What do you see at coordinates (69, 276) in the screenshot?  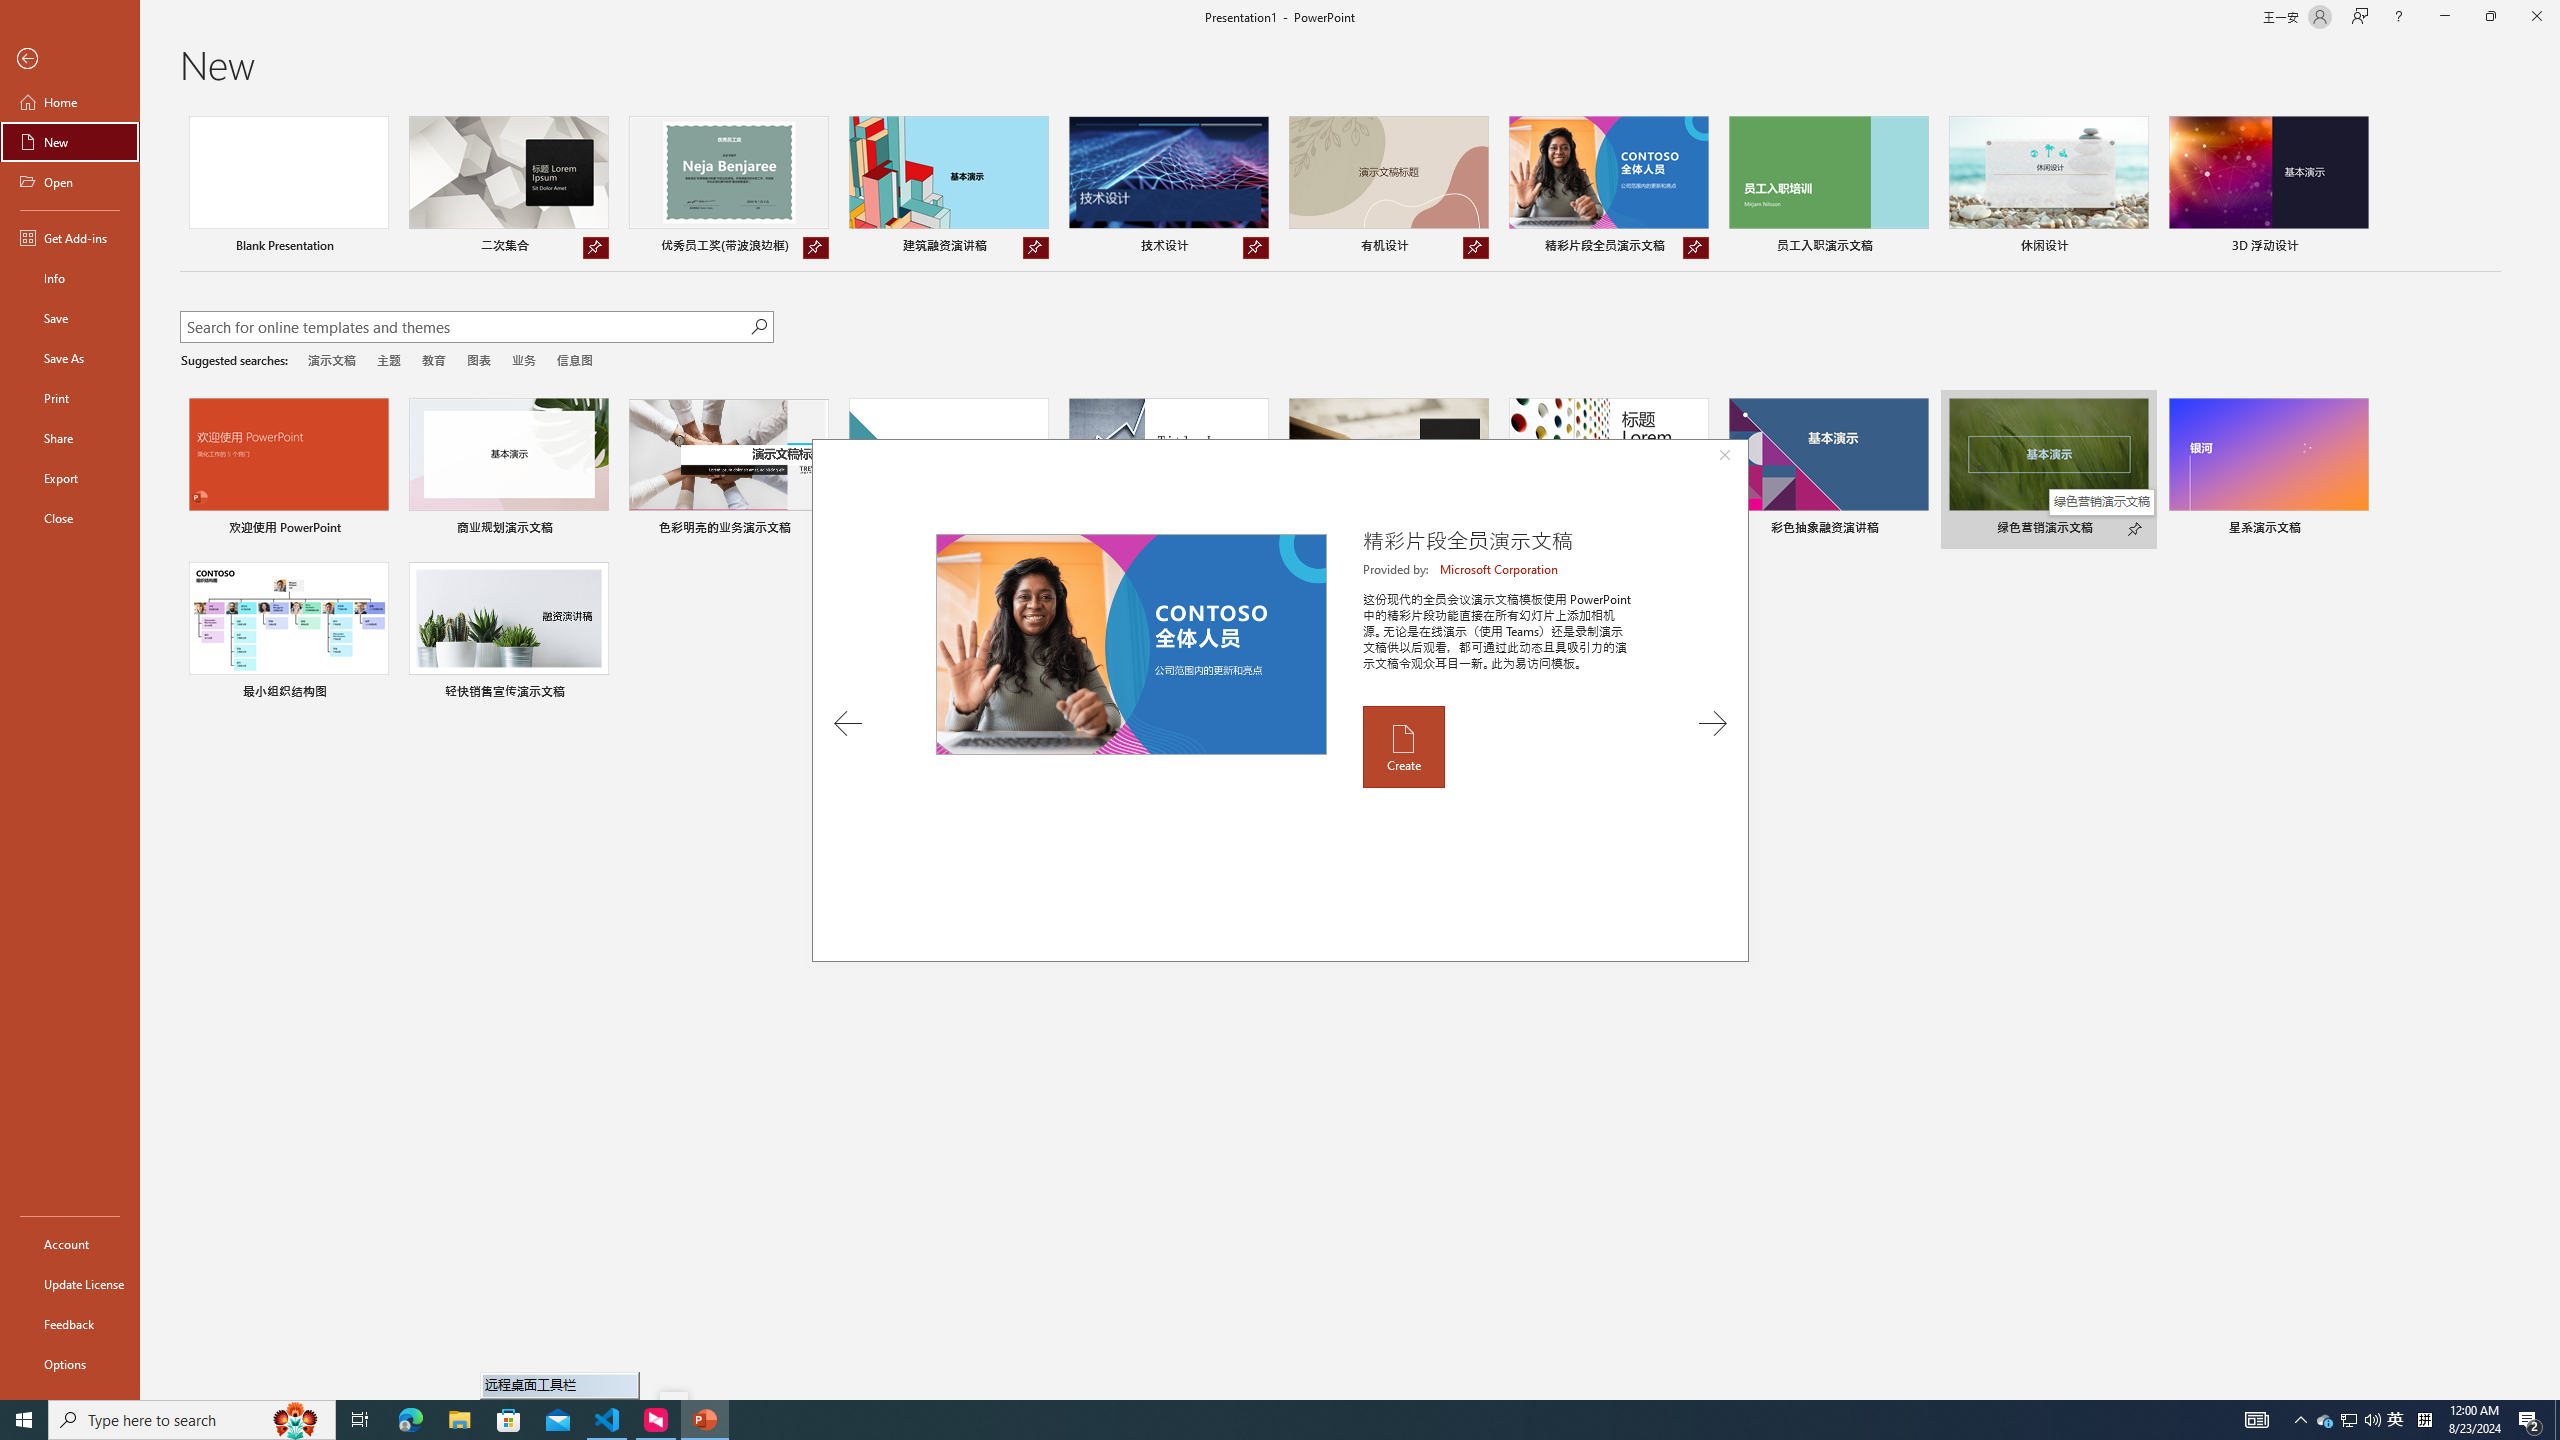 I see `'Info'` at bounding box center [69, 276].